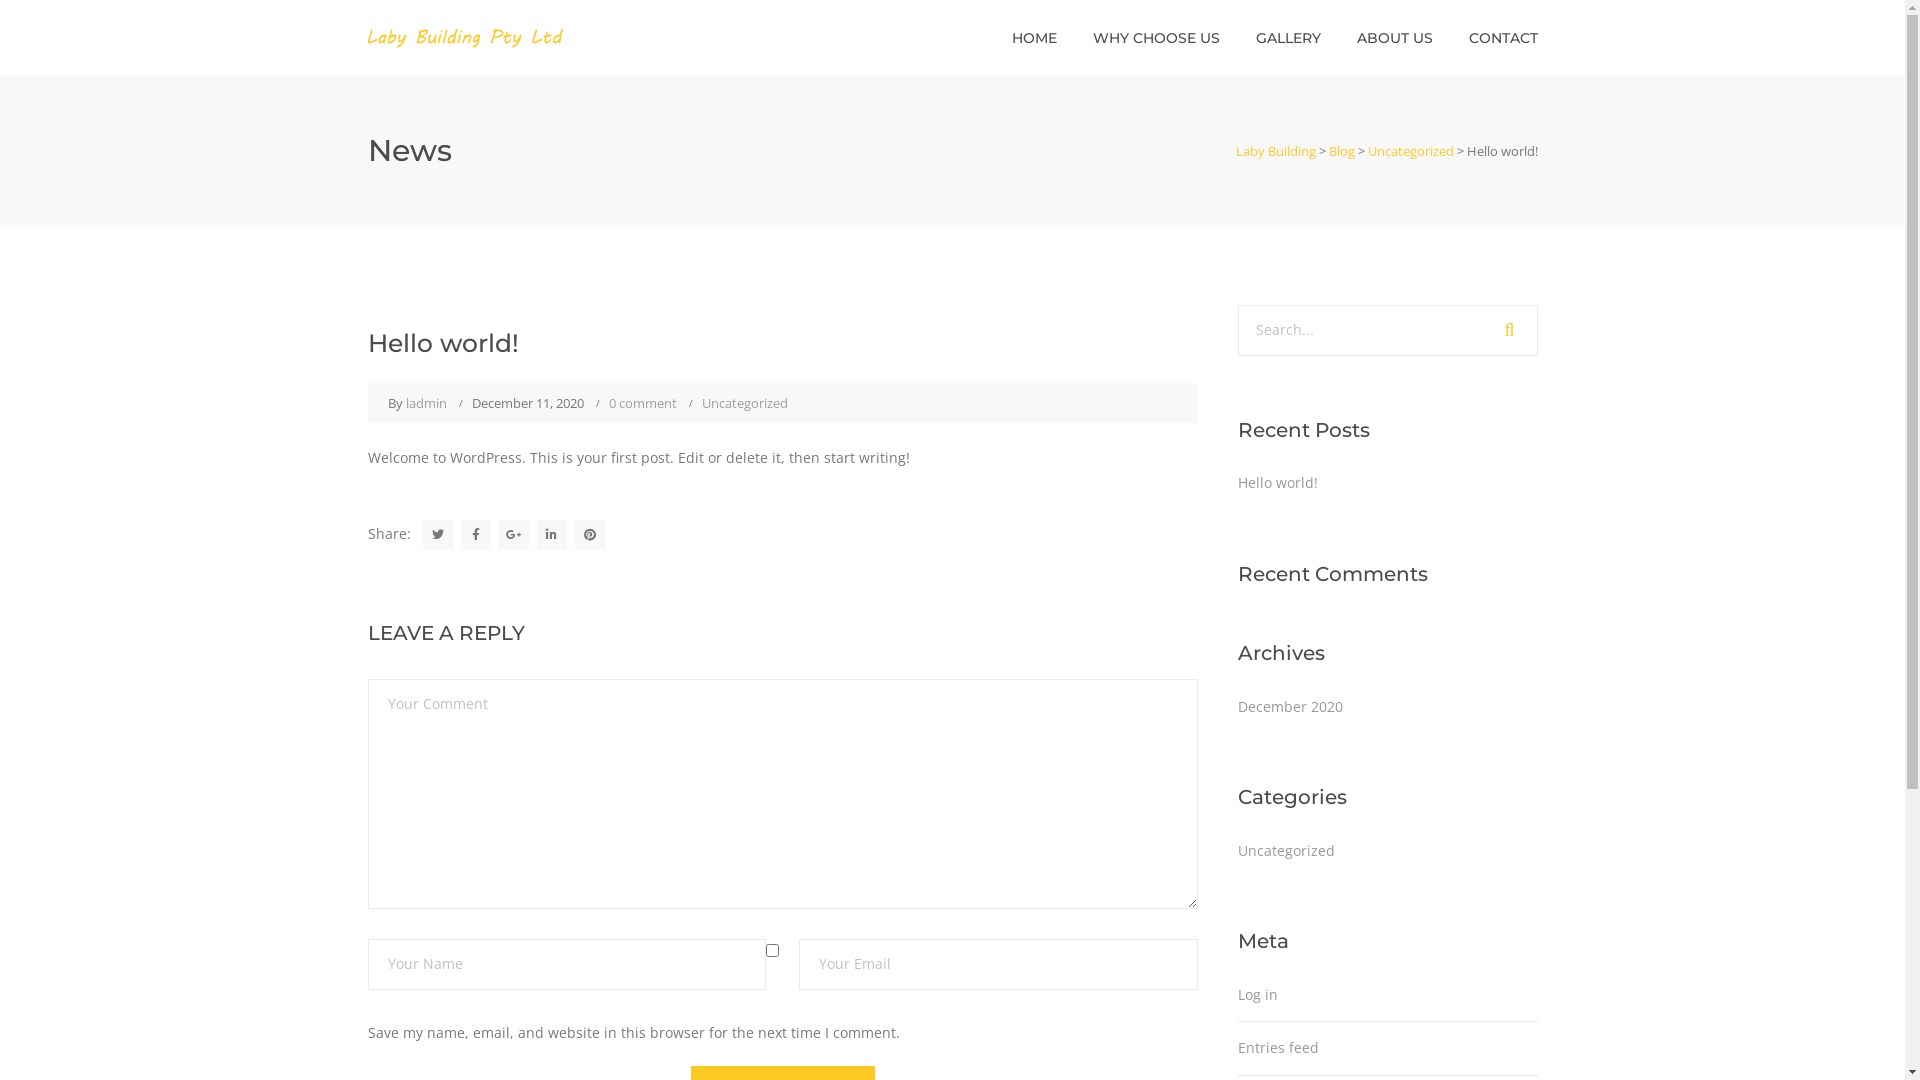 Image resolution: width=1920 pixels, height=1080 pixels. What do you see at coordinates (1275, 149) in the screenshot?
I see `'Laby Building'` at bounding box center [1275, 149].